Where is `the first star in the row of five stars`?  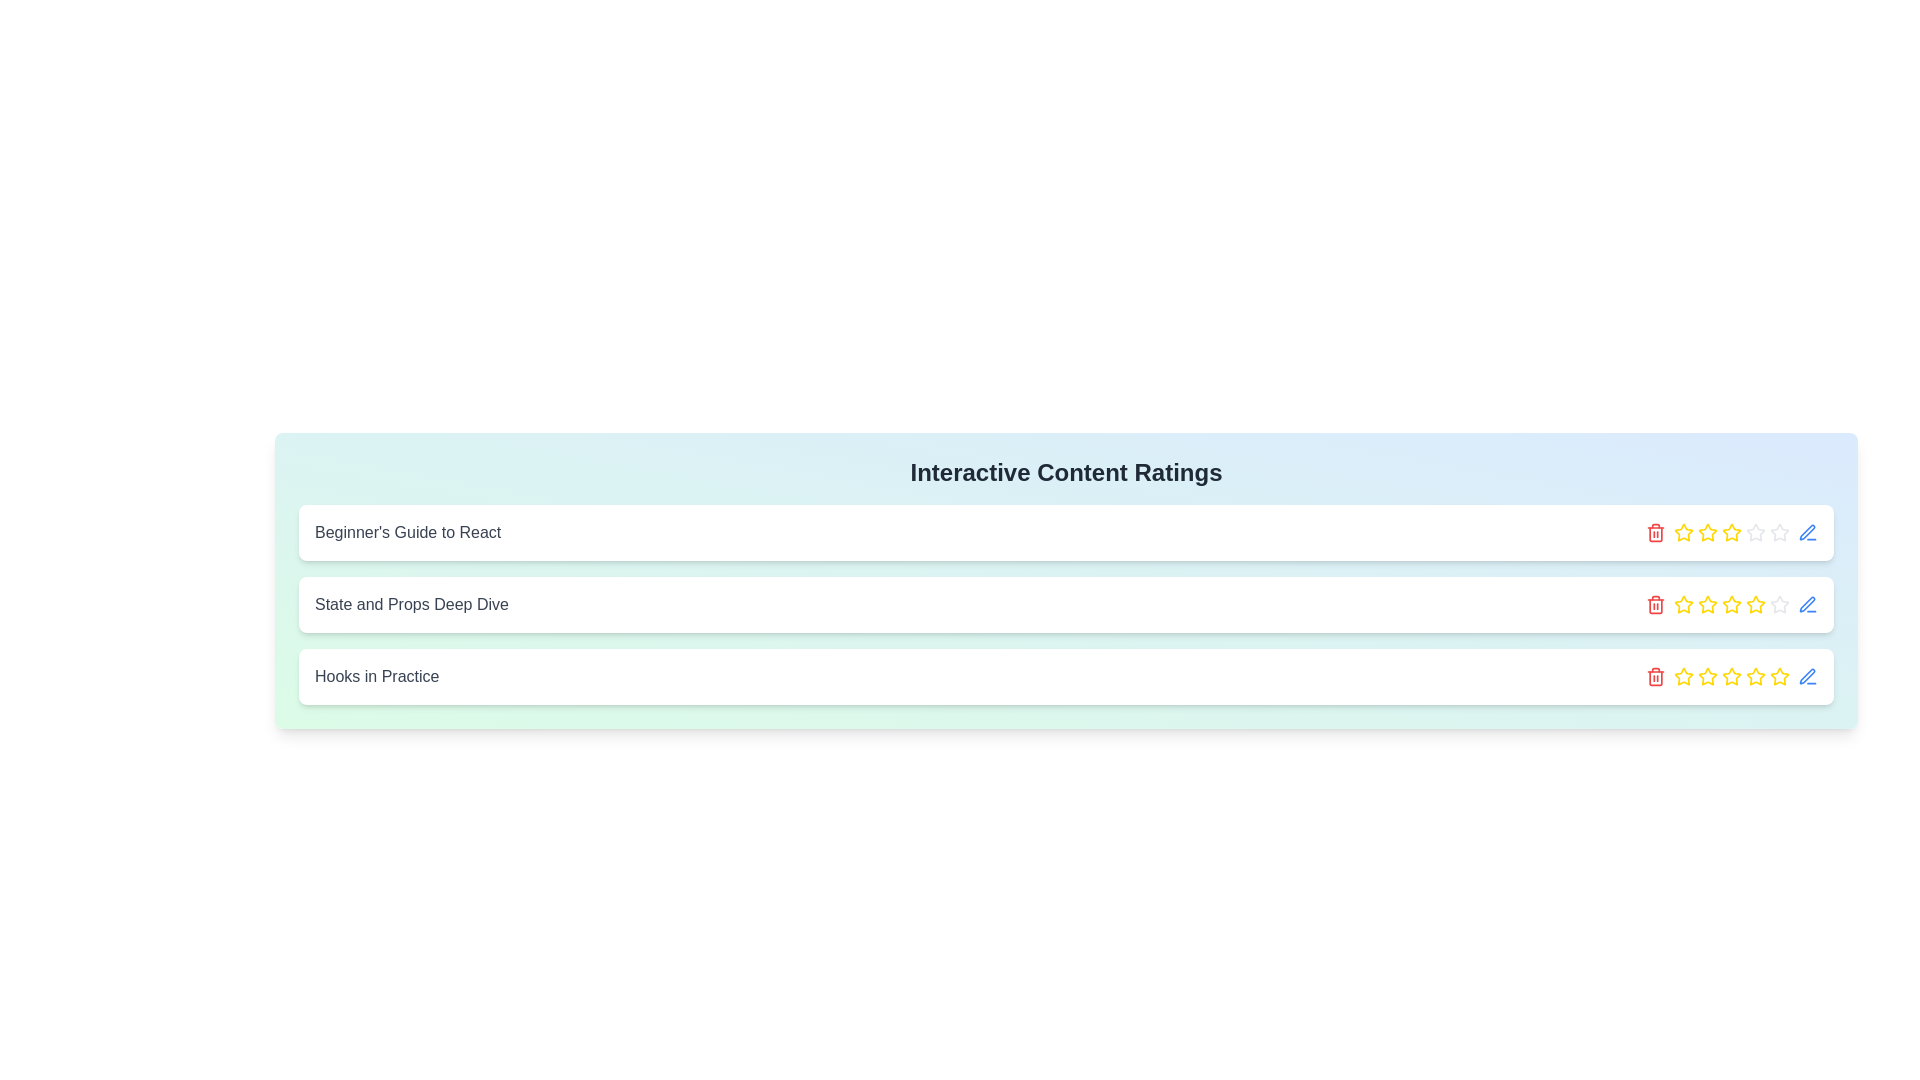 the first star in the row of five stars is located at coordinates (1683, 531).